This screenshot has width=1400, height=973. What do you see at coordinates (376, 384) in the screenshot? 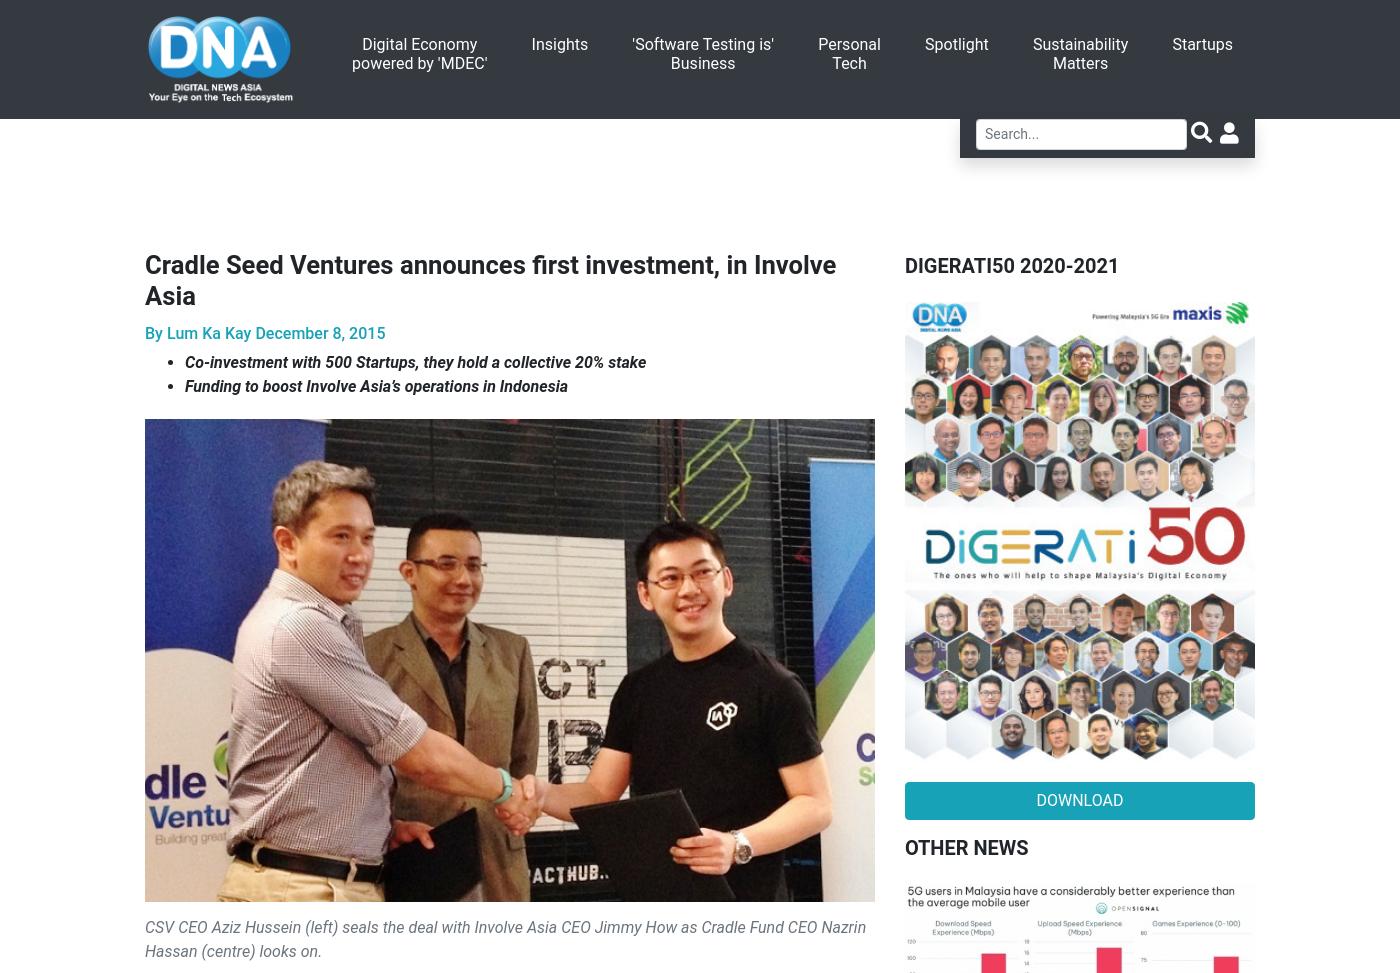
I see `'Funding to boost Involve Asia’s operations in Indonesia'` at bounding box center [376, 384].